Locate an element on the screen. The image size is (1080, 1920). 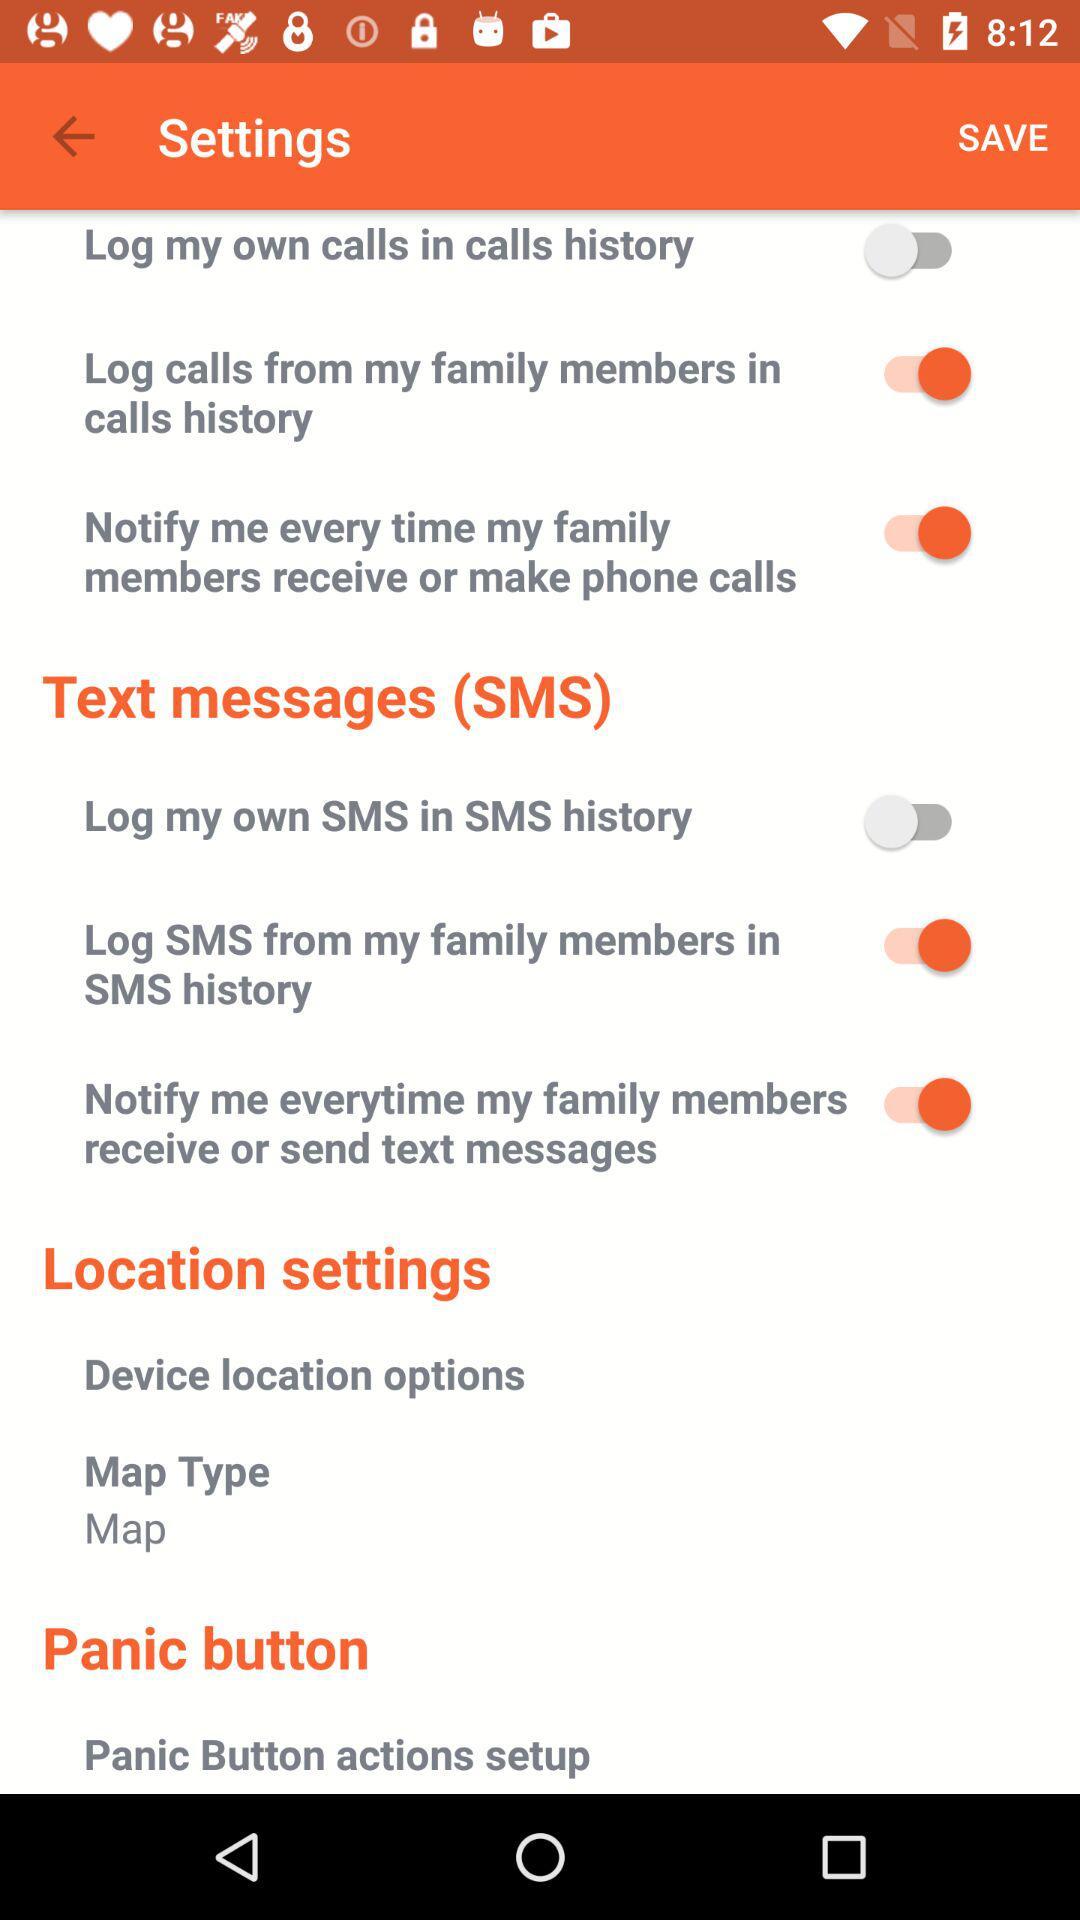
map type is located at coordinates (176, 1469).